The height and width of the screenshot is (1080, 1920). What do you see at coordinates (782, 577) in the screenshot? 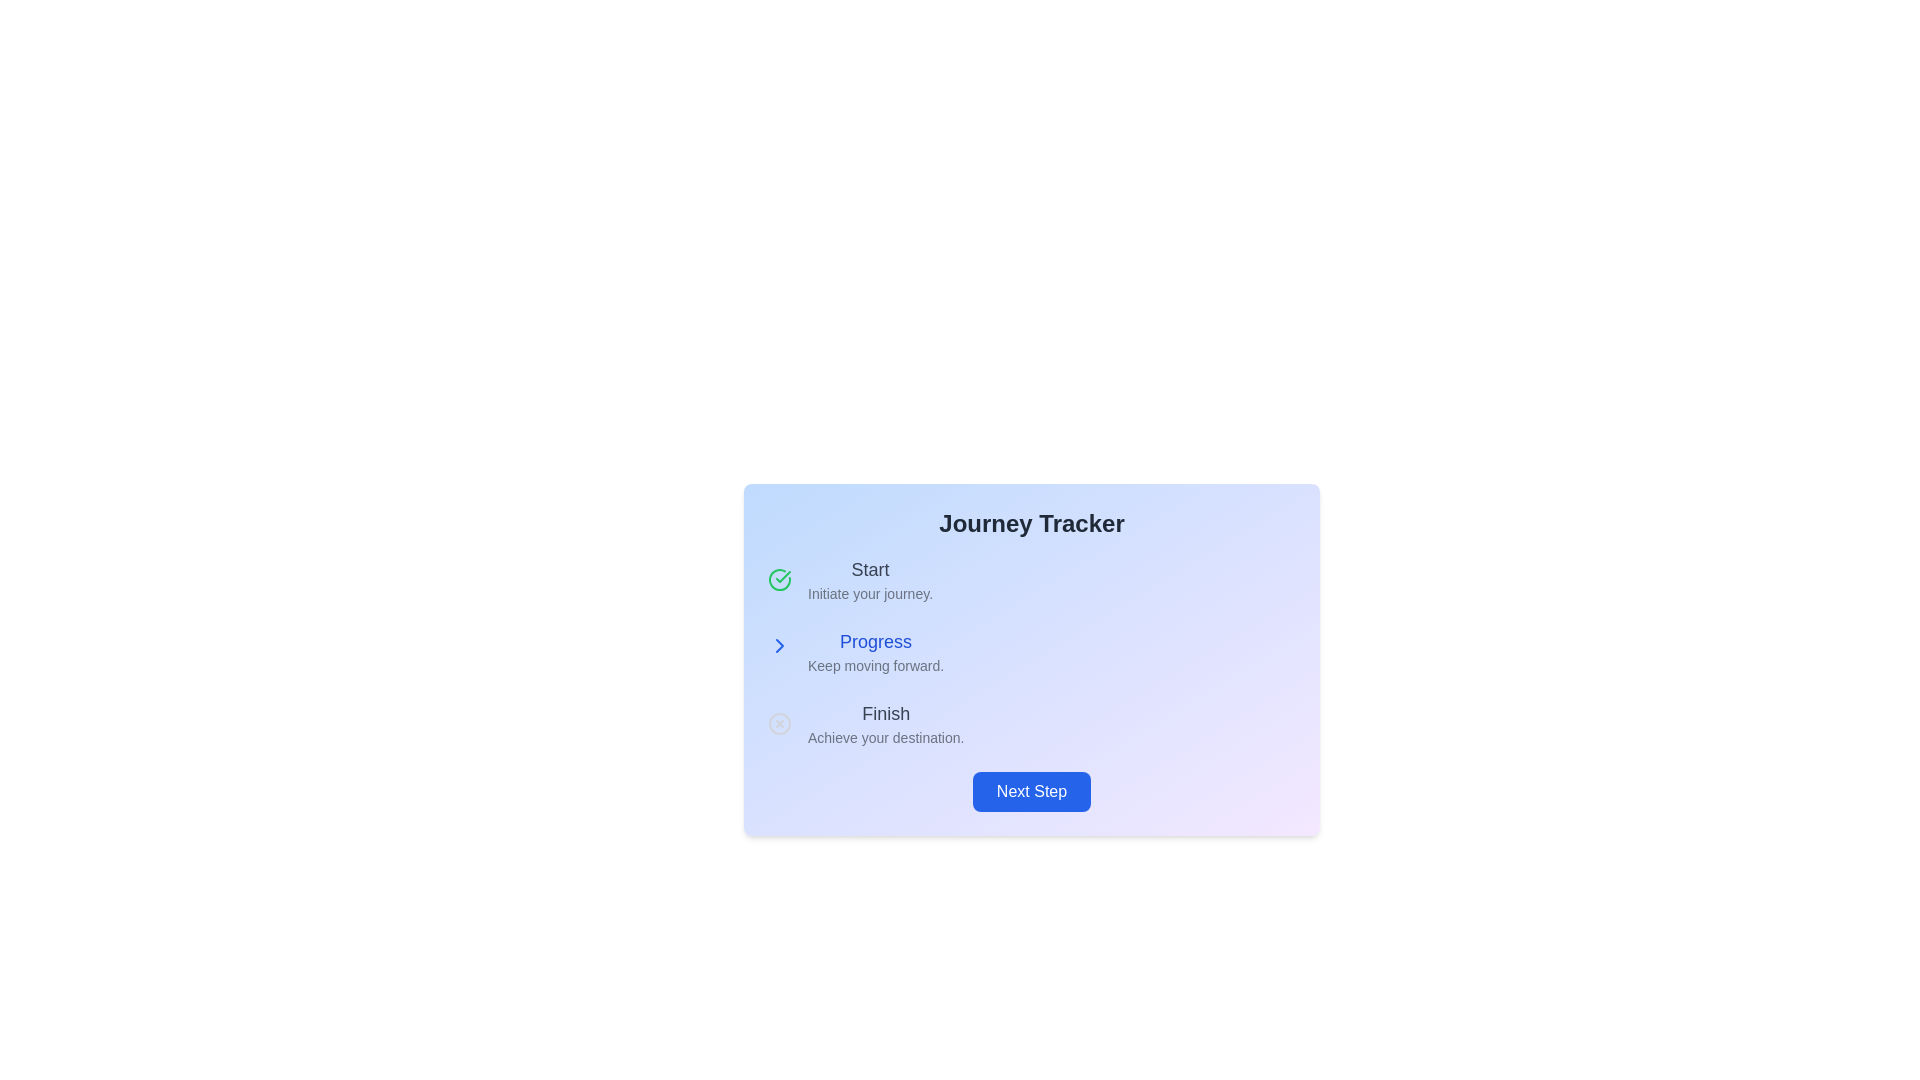
I see `the progress icon that signifies success for the 'Start' step in the workflow, located next to the 'Start' label` at bounding box center [782, 577].